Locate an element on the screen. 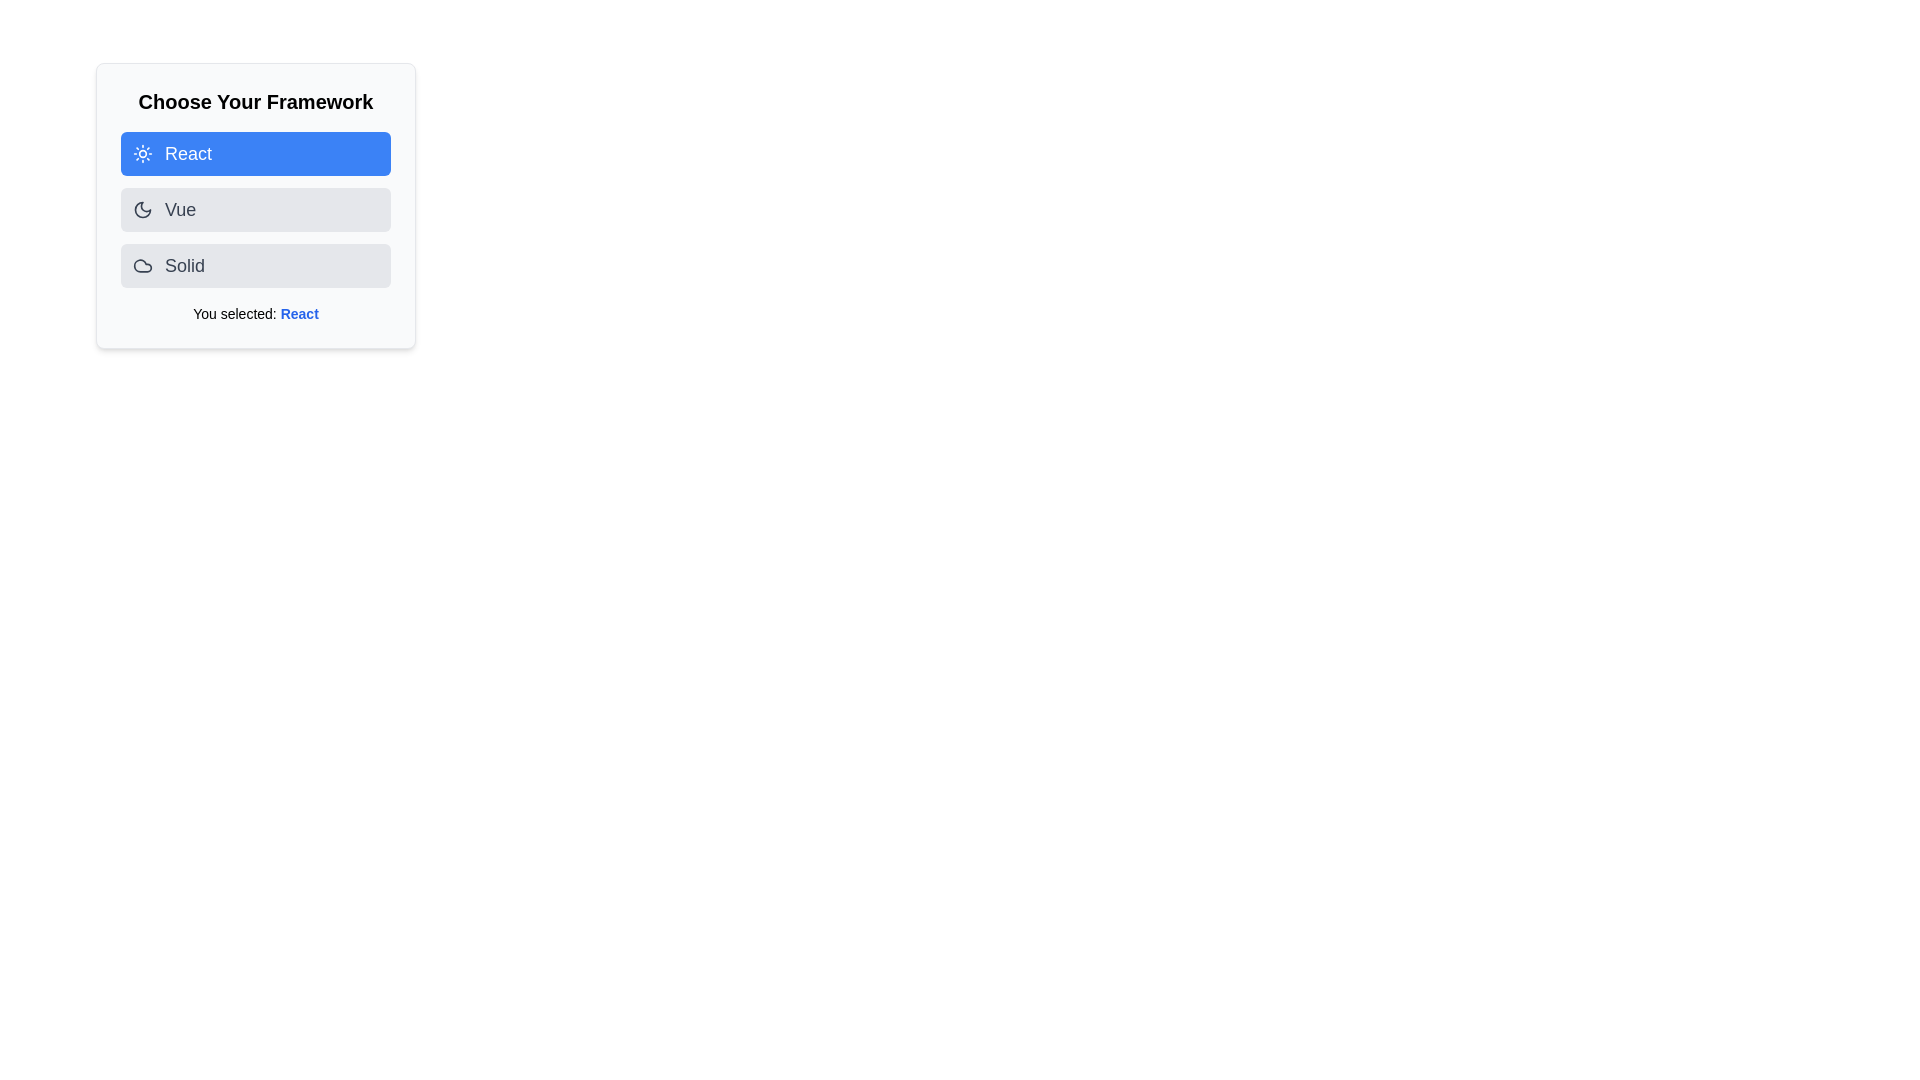 The width and height of the screenshot is (1920, 1080). the 'Vue' selection button located between the 'React' and 'Solid' boxes is located at coordinates (254, 205).